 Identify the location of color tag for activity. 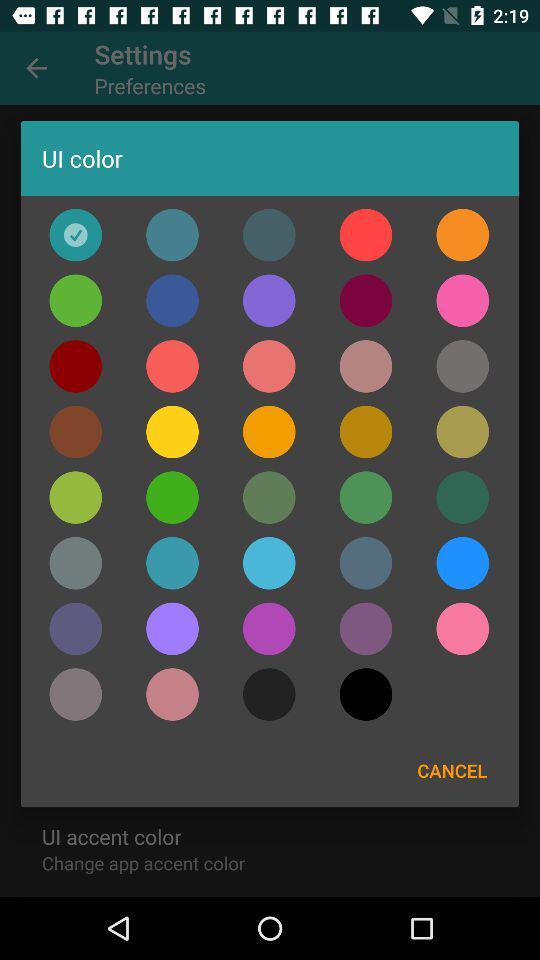
(365, 432).